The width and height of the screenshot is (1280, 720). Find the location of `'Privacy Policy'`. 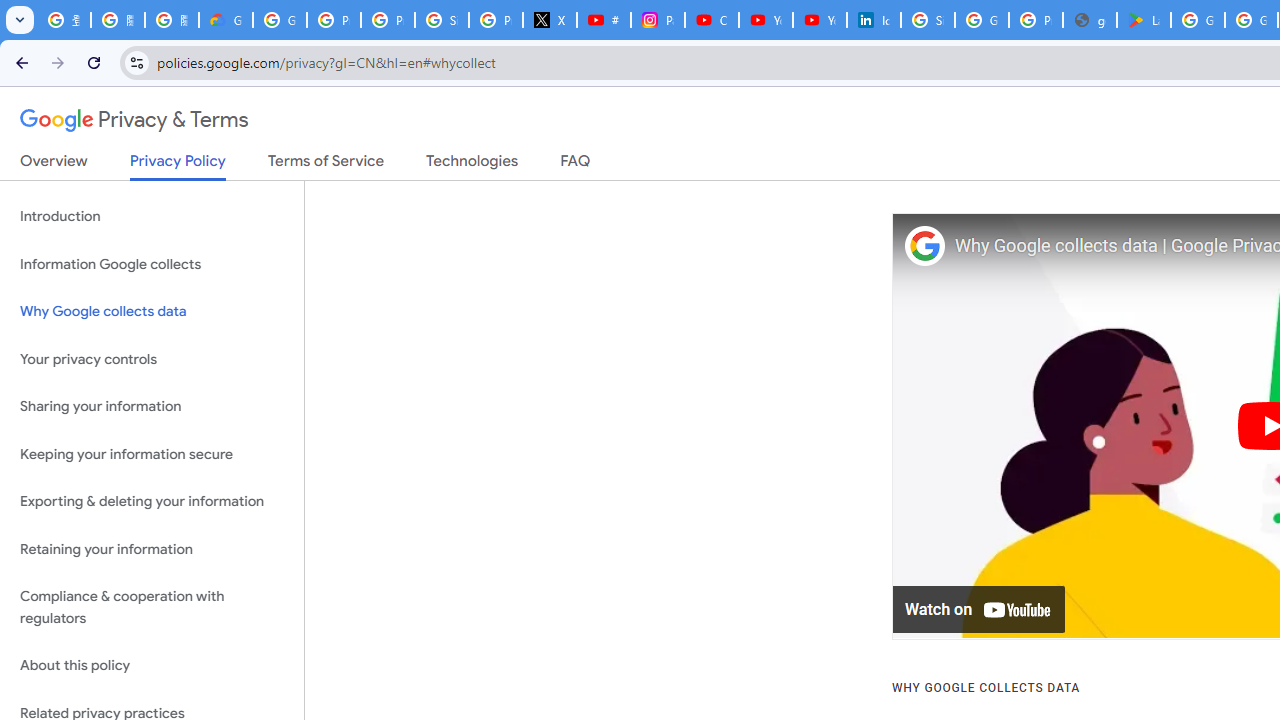

'Privacy Policy' is located at coordinates (177, 165).